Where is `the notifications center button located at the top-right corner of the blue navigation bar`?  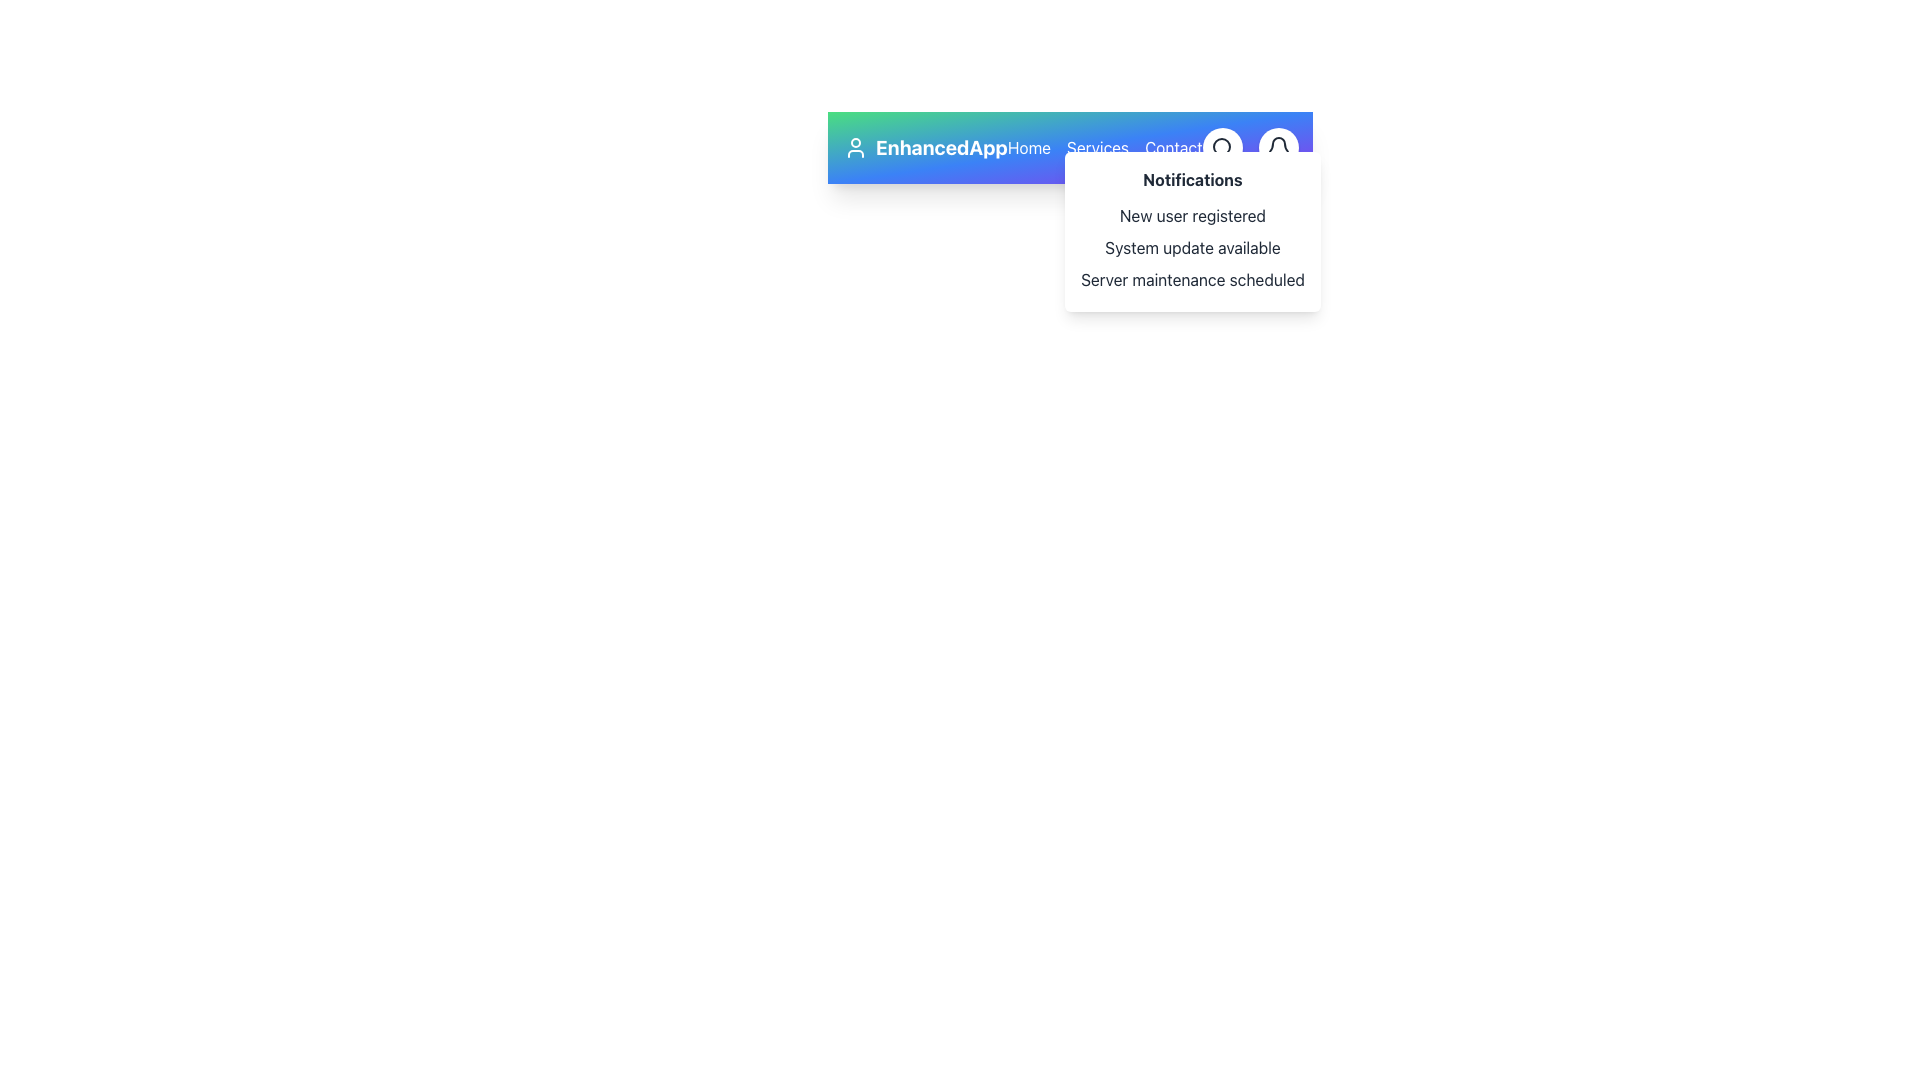
the notifications center button located at the top-right corner of the blue navigation bar is located at coordinates (1277, 146).